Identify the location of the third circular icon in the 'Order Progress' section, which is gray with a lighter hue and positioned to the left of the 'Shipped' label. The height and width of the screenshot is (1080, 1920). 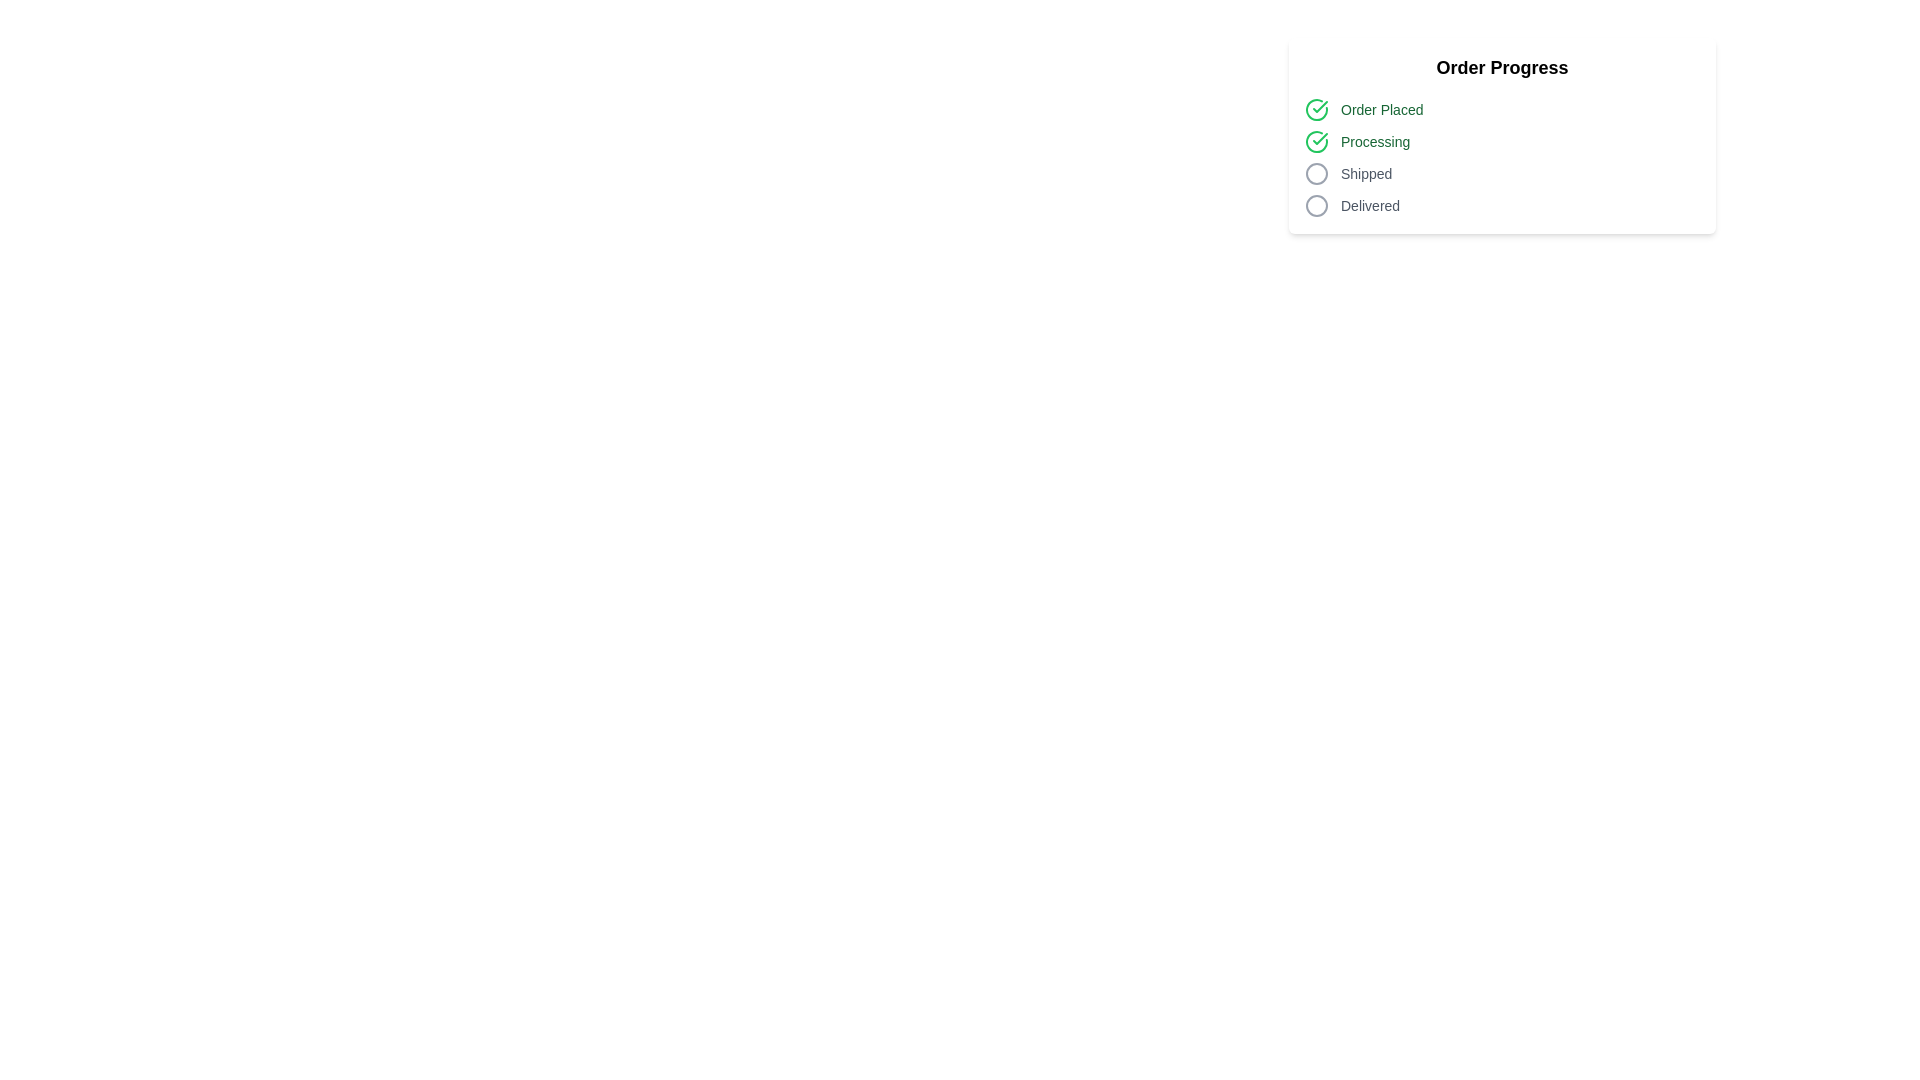
(1316, 172).